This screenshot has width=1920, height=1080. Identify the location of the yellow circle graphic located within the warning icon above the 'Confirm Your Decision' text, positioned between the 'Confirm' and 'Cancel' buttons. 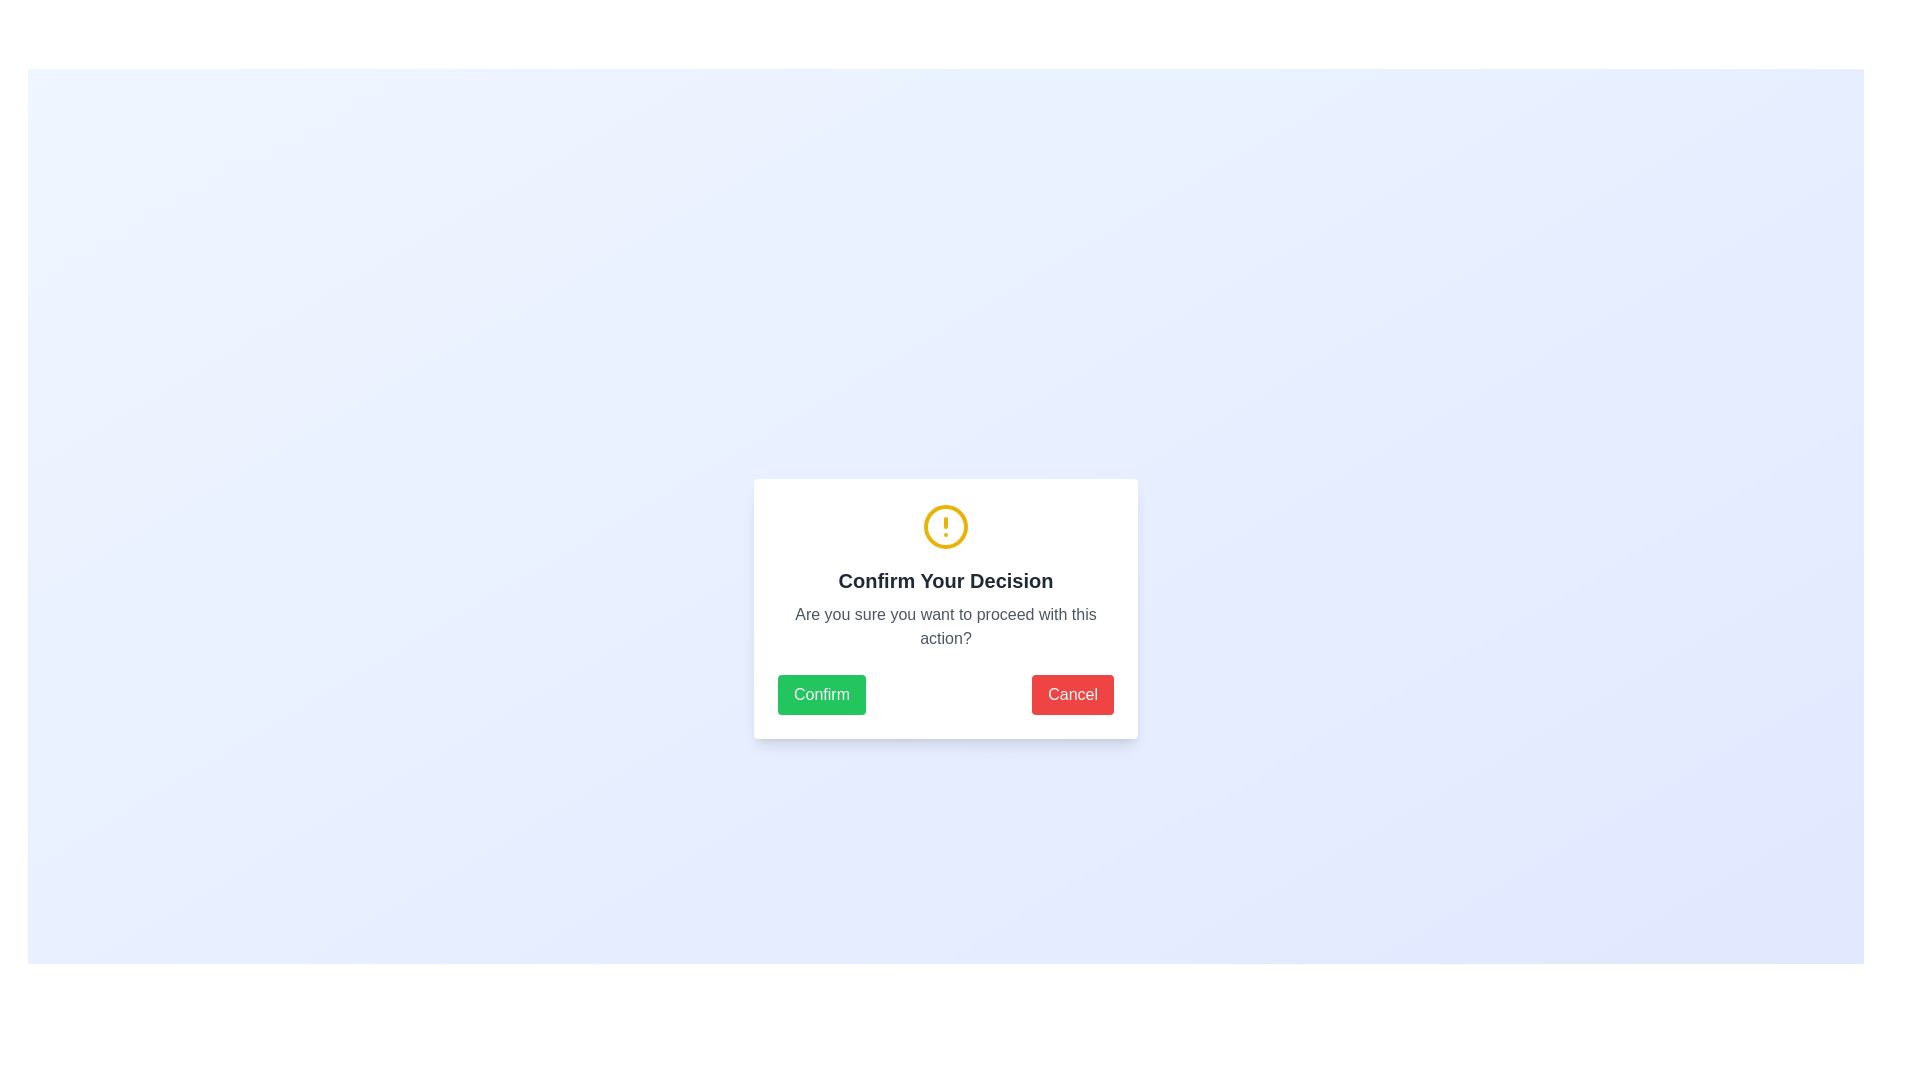
(944, 526).